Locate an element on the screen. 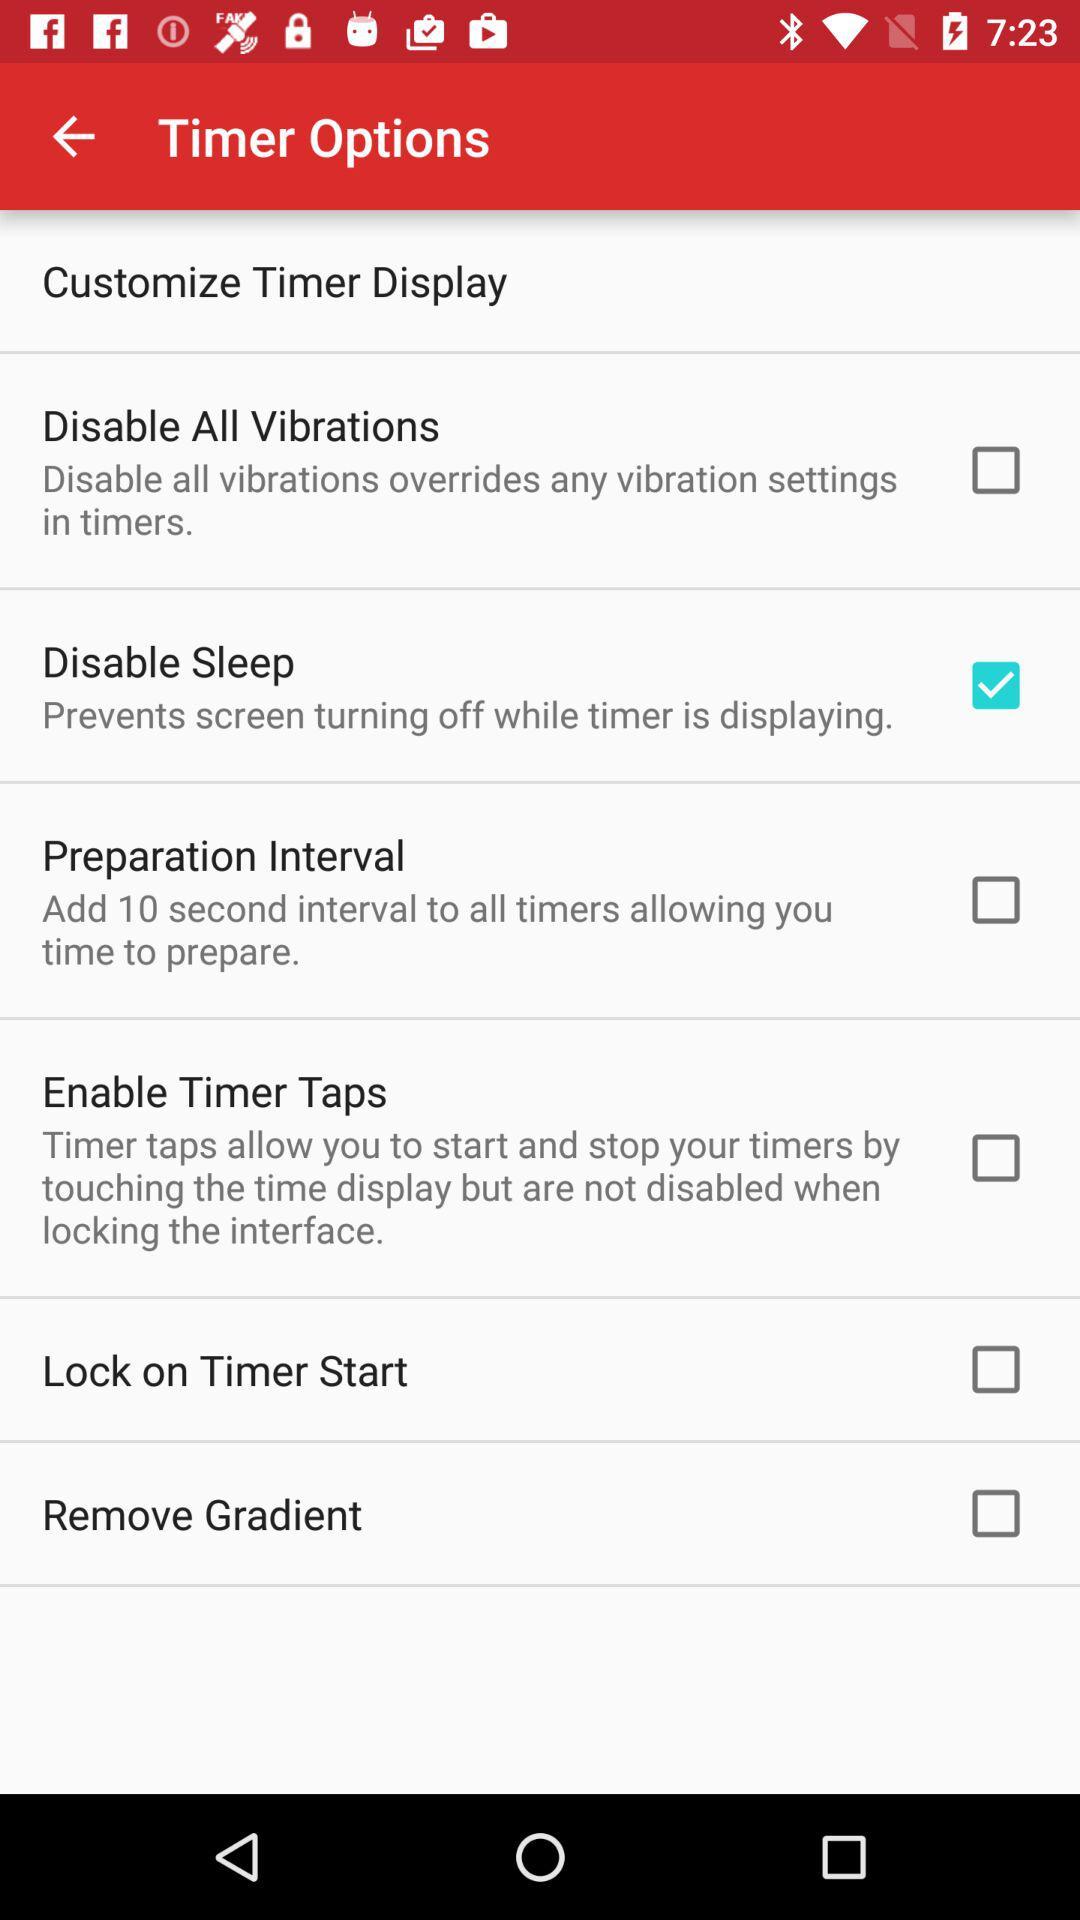  the disable sleep icon is located at coordinates (167, 660).